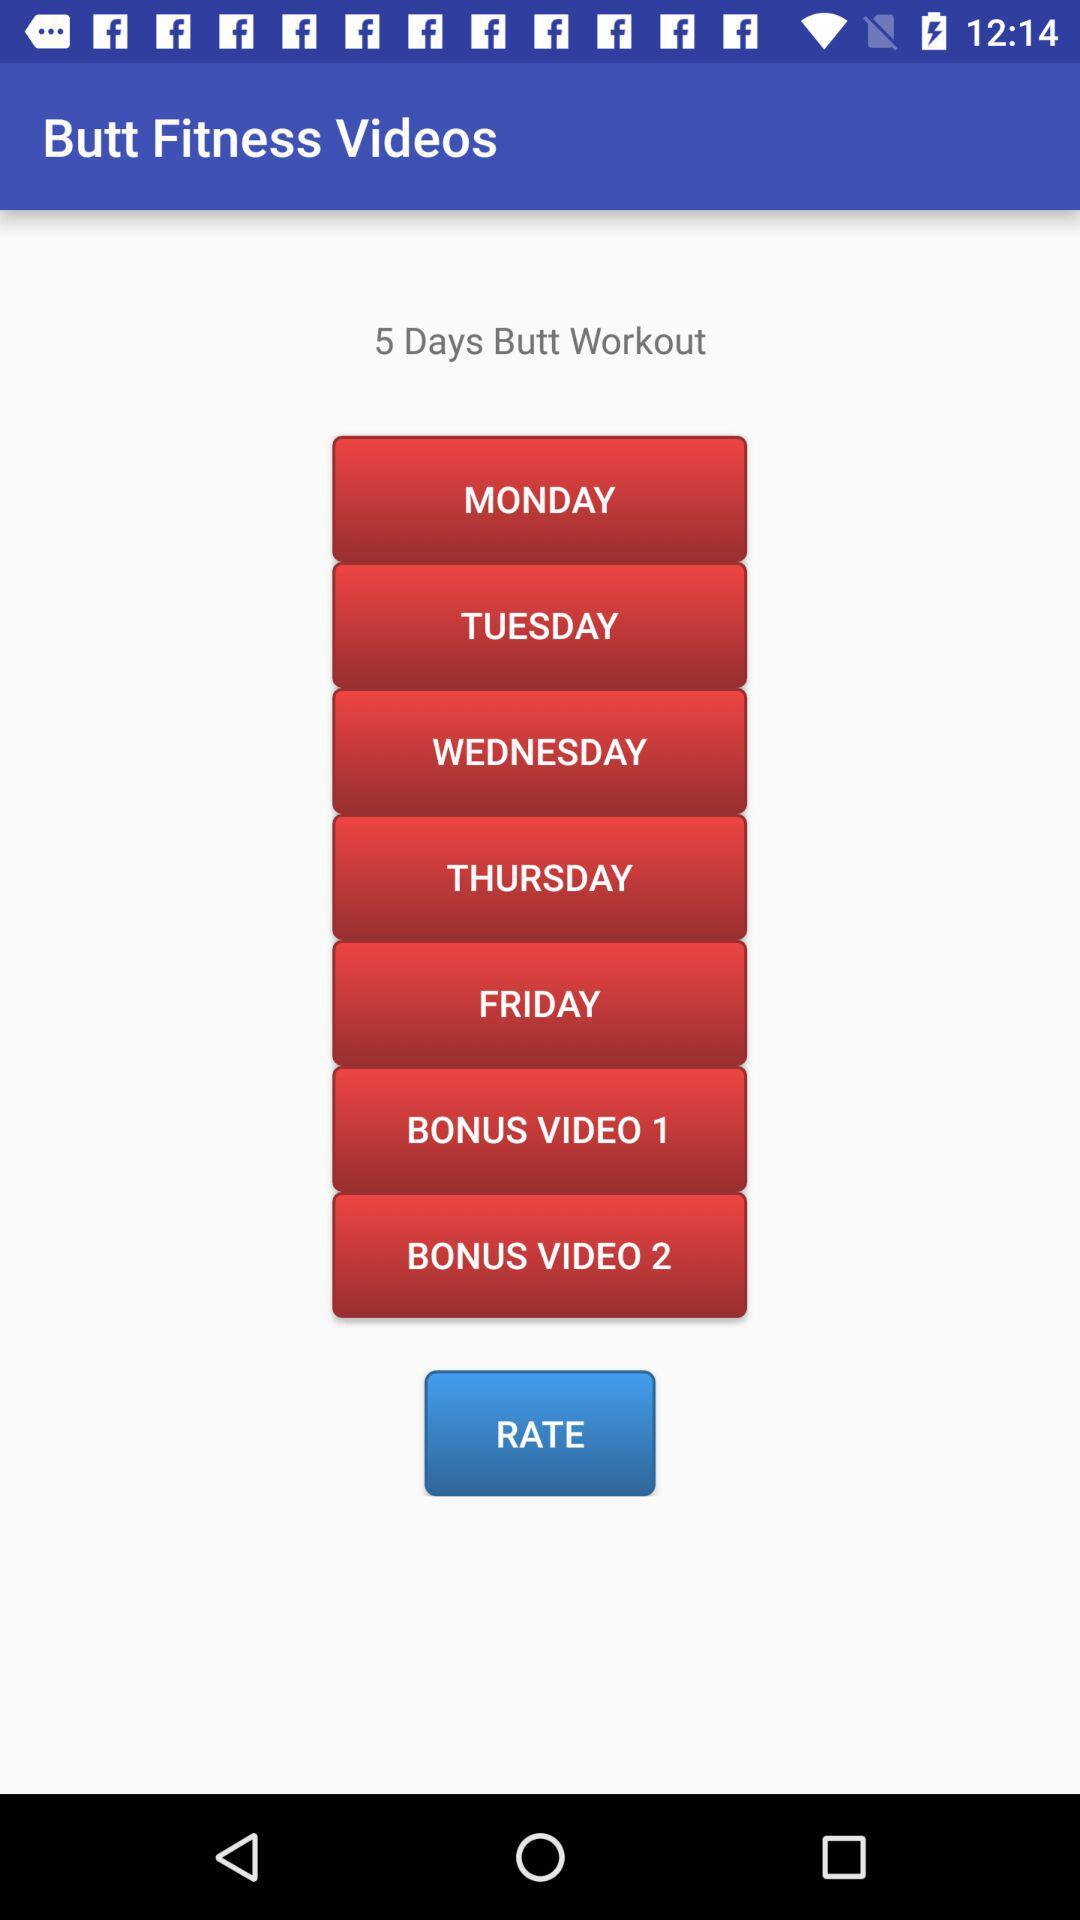  I want to click on icon below the tuesday, so click(538, 749).